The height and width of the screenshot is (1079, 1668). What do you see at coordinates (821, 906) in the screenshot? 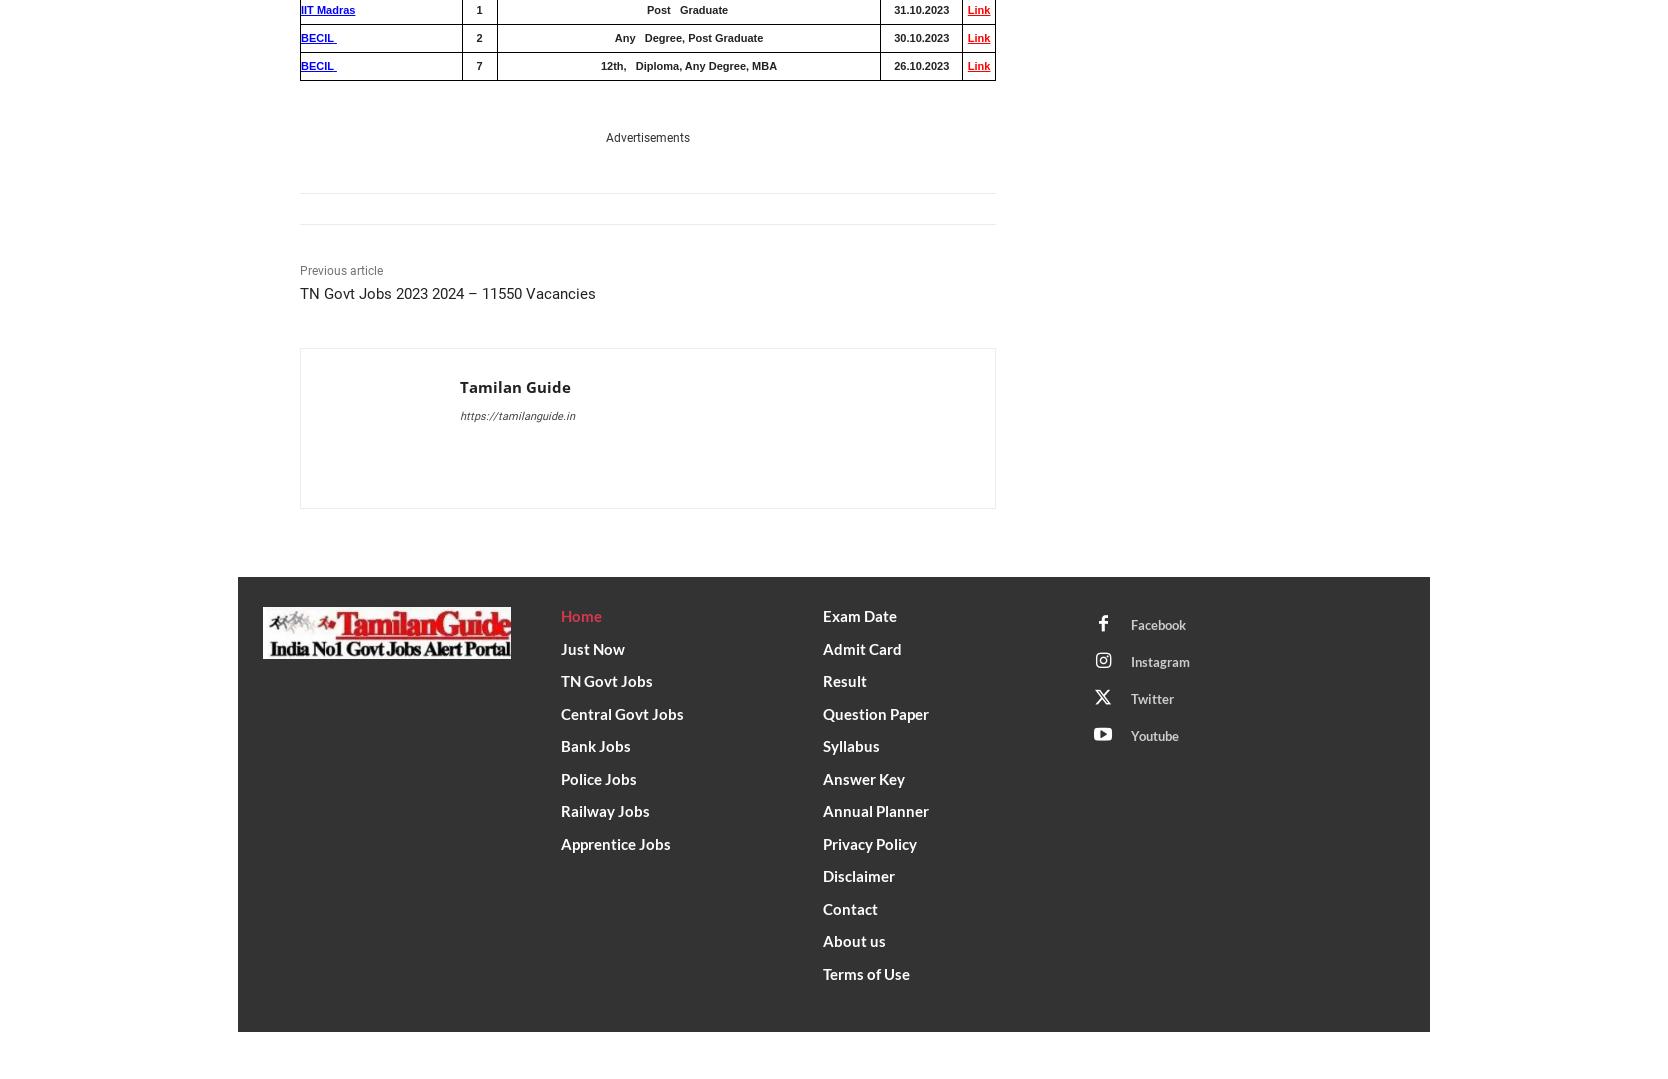
I see `'Contact'` at bounding box center [821, 906].